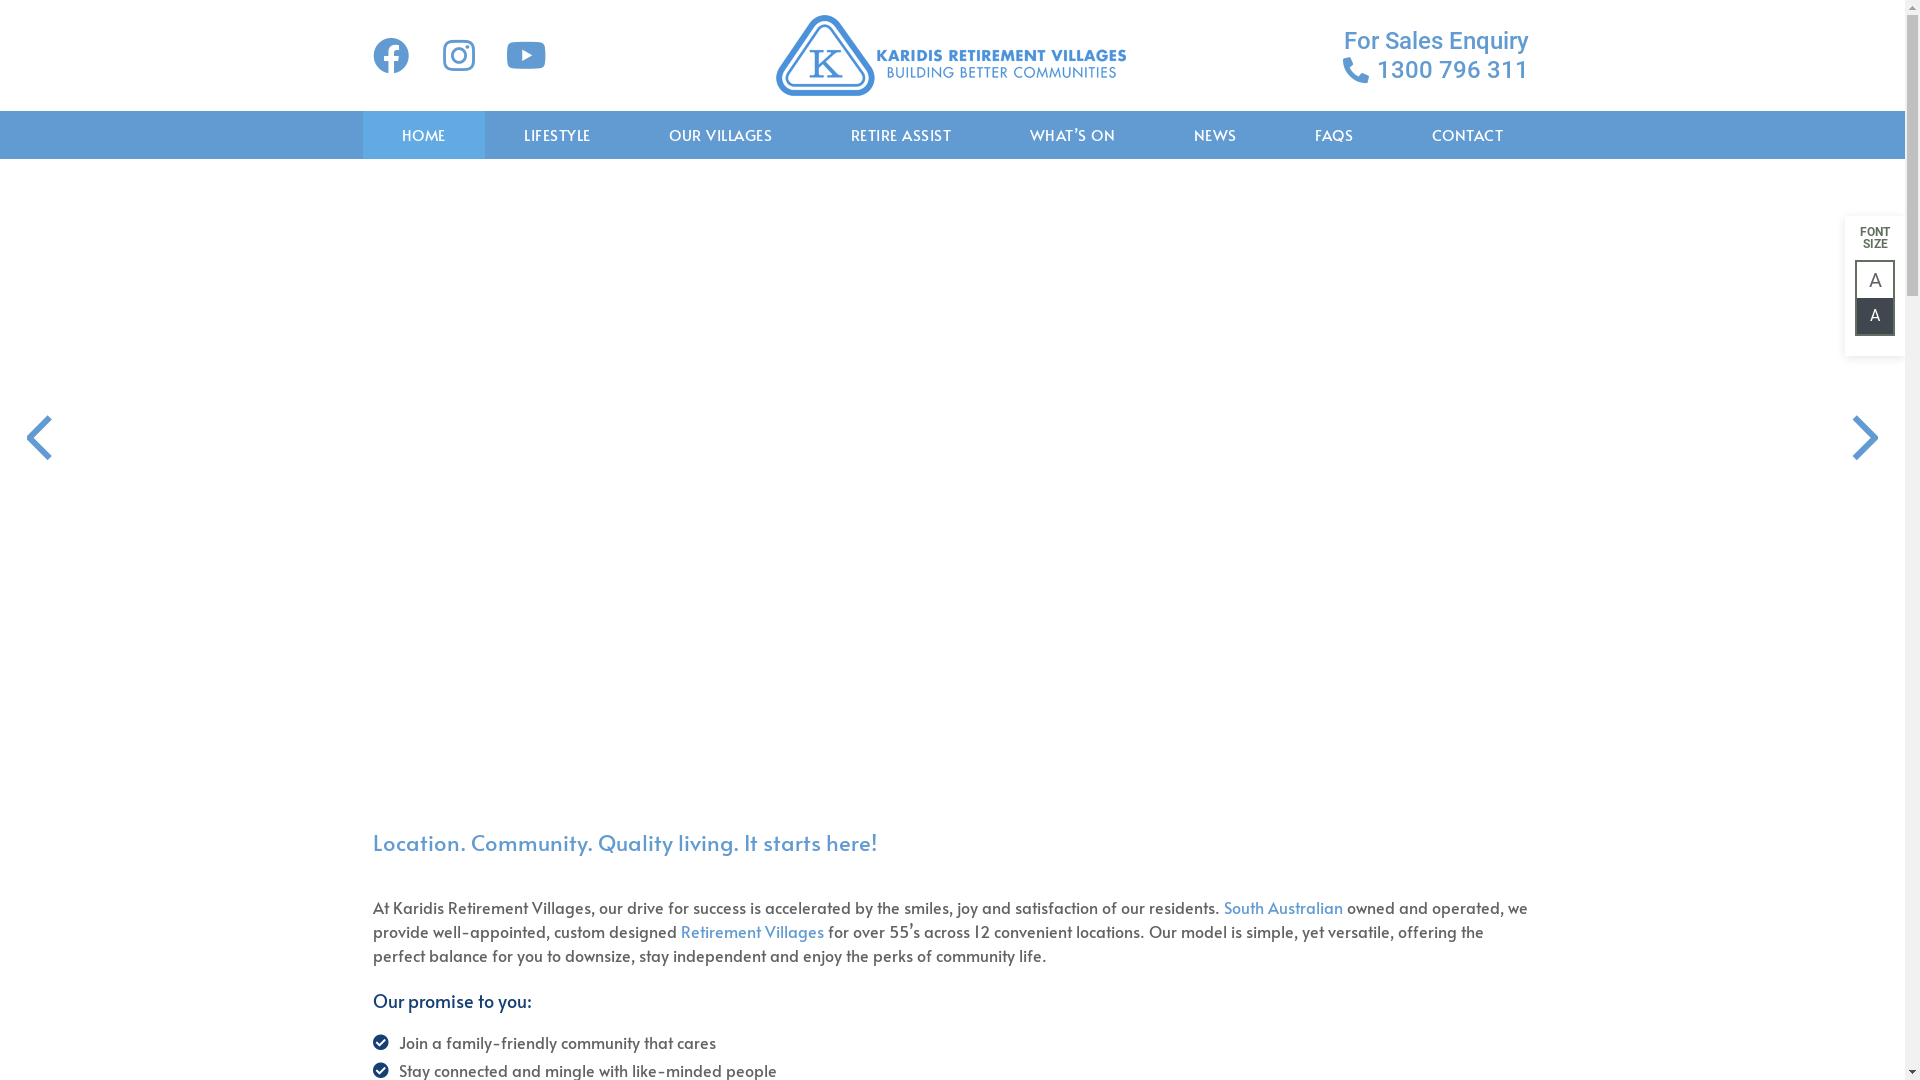 The width and height of the screenshot is (1920, 1080). What do you see at coordinates (720, 135) in the screenshot?
I see `'OUR VILLAGES'` at bounding box center [720, 135].